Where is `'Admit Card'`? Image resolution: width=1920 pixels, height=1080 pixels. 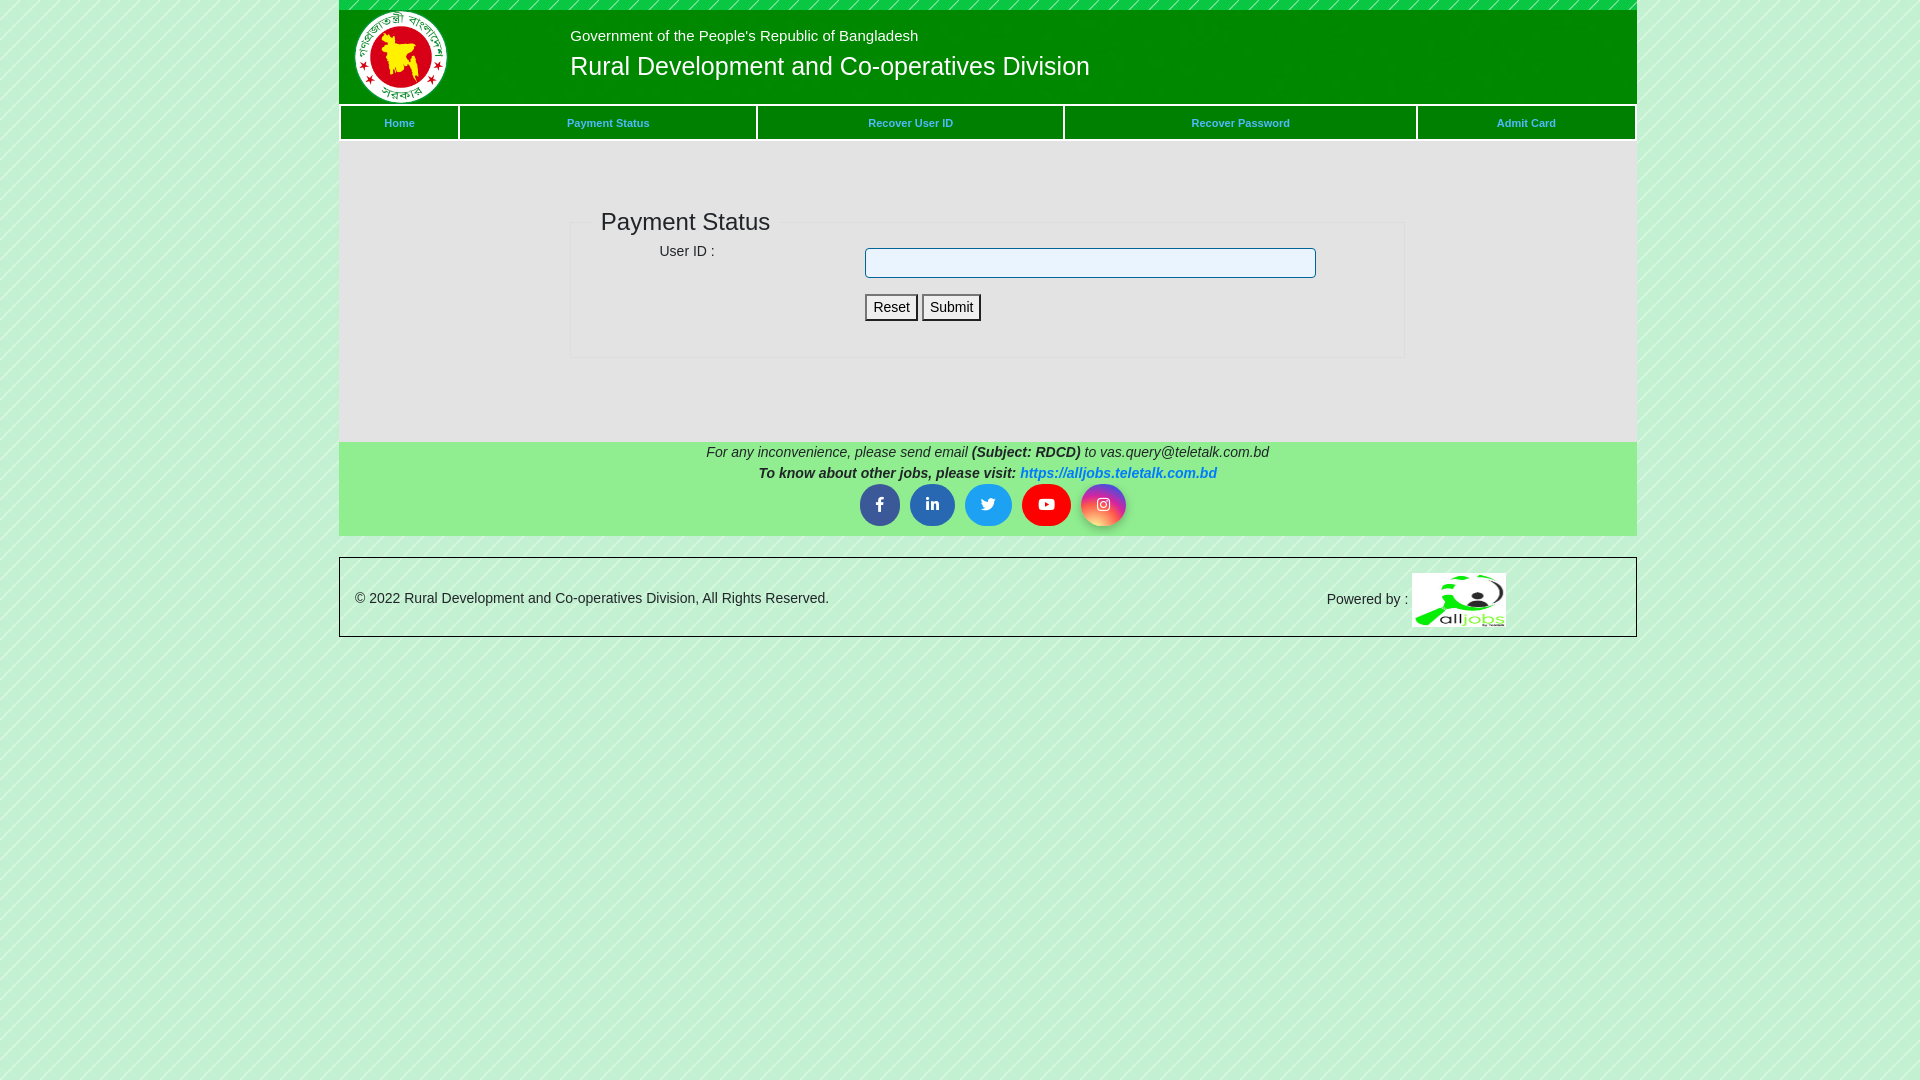 'Admit Card' is located at coordinates (1525, 123).